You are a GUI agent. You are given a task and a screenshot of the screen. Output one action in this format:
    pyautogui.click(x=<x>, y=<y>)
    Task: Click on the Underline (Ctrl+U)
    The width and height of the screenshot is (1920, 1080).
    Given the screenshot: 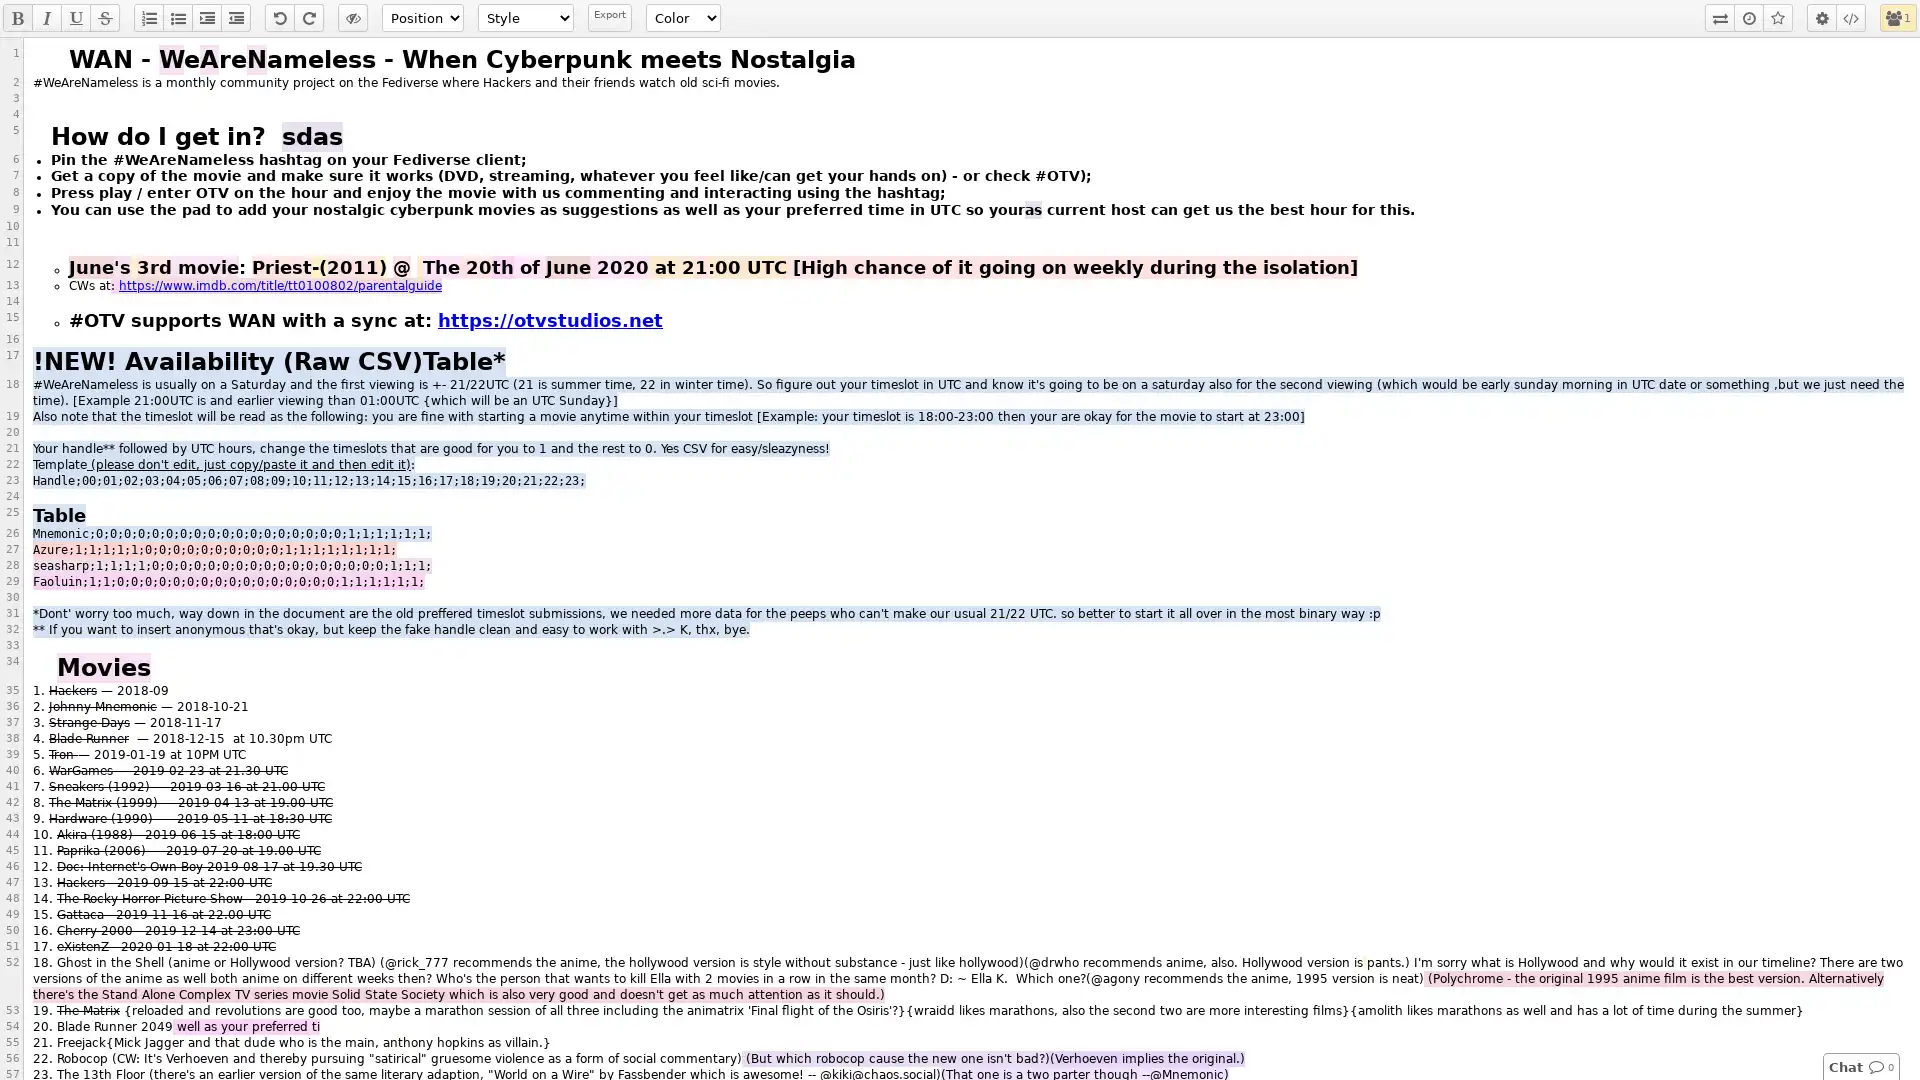 What is the action you would take?
    pyautogui.click(x=76, y=18)
    